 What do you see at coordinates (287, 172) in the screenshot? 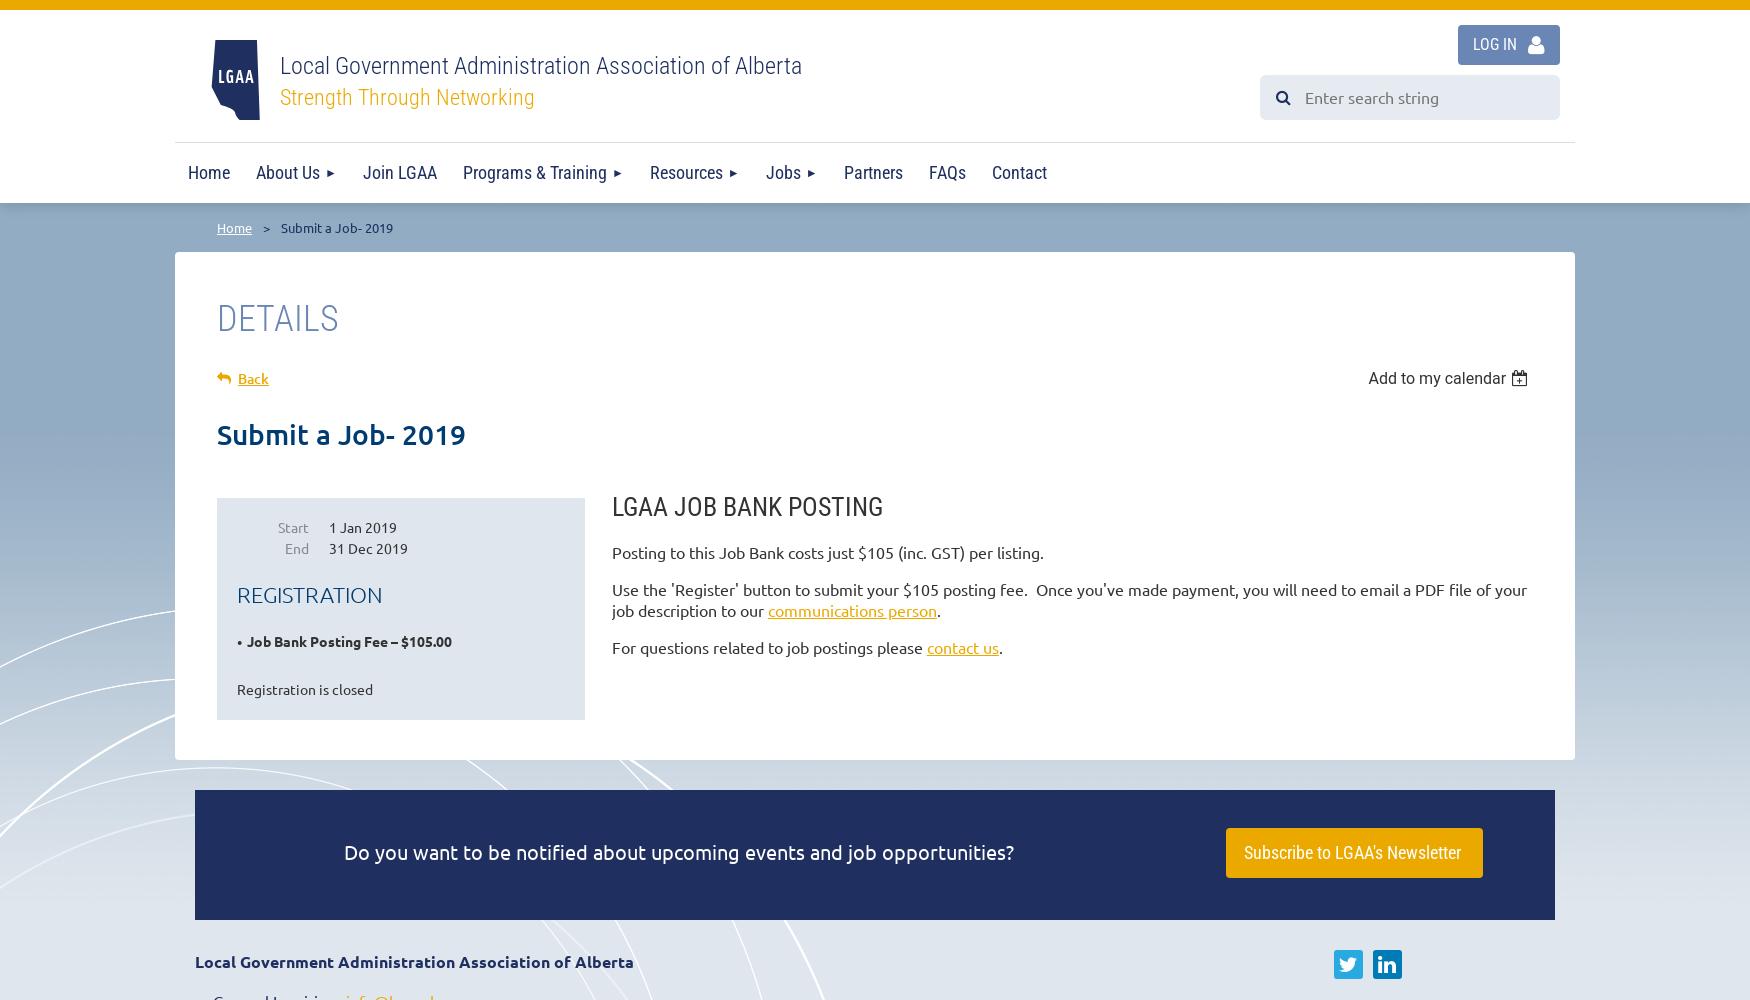
I see `'About Us'` at bounding box center [287, 172].